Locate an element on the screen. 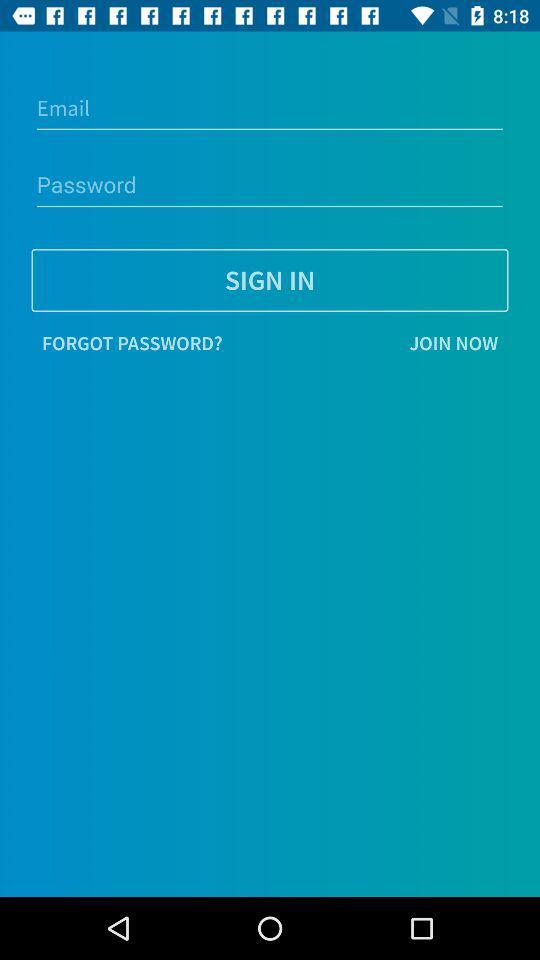 The width and height of the screenshot is (540, 960). the item next to the forgot password? item is located at coordinates (369, 343).